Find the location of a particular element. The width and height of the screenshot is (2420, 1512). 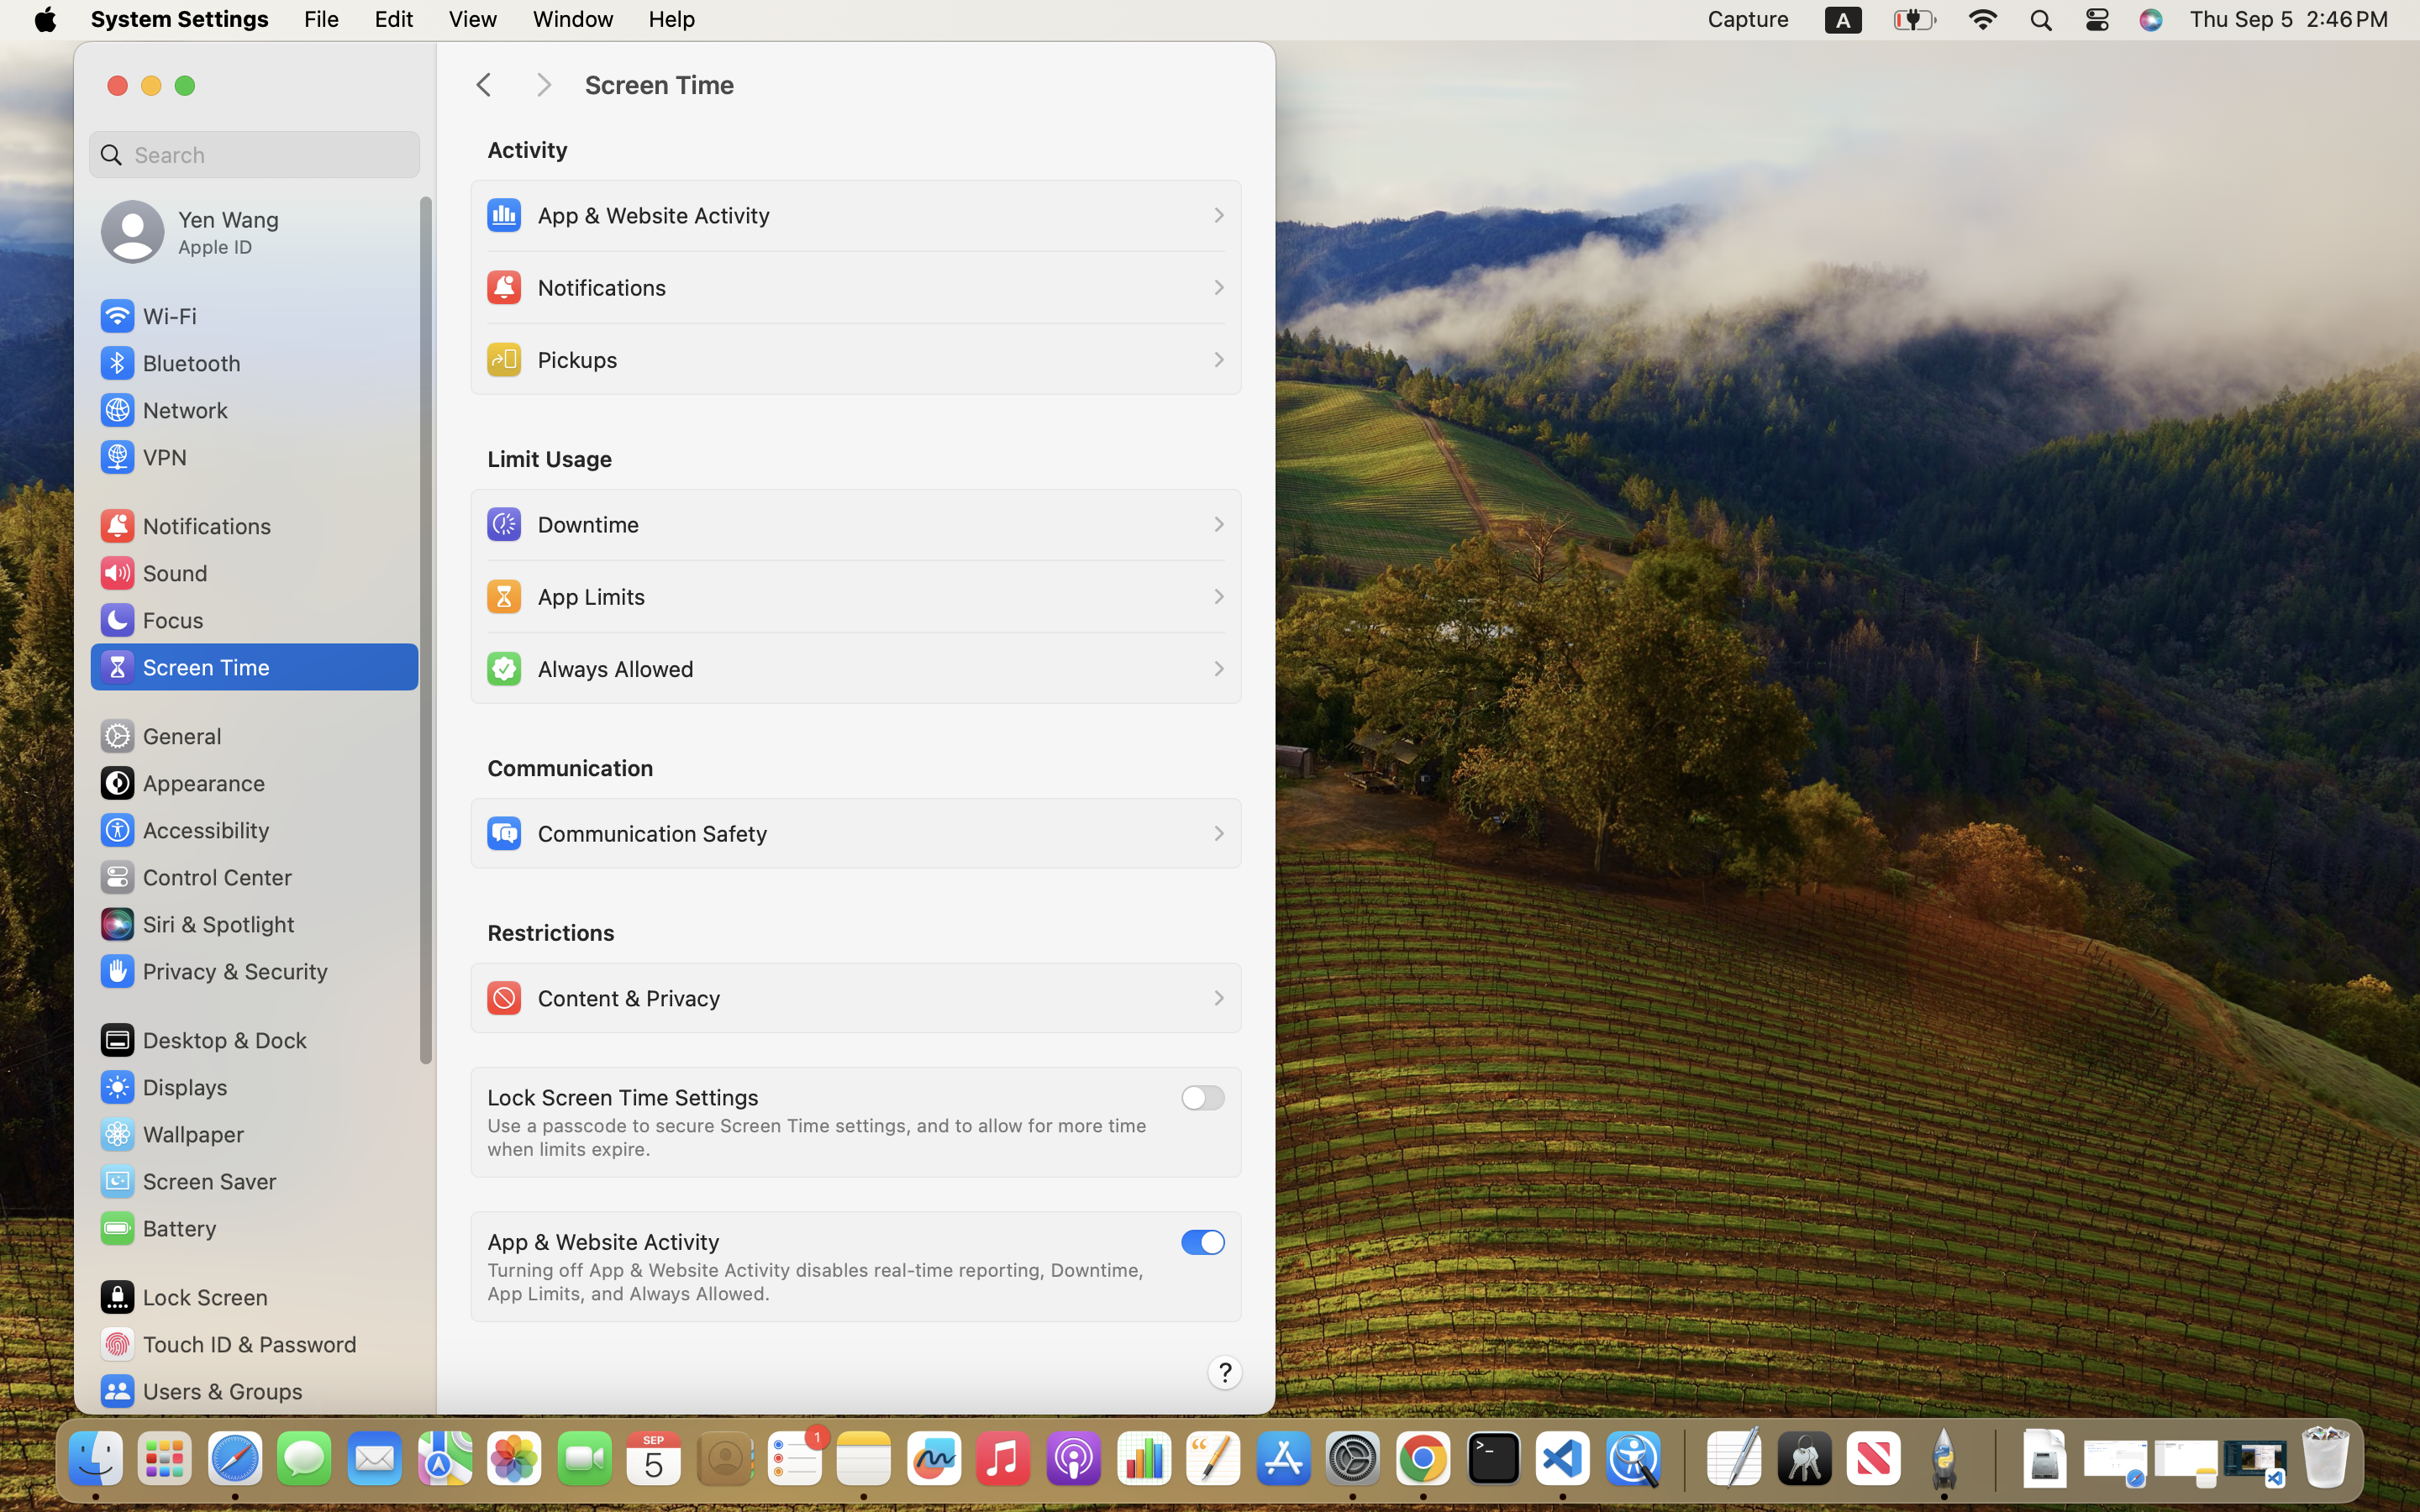

'Wallpaper' is located at coordinates (171, 1134).